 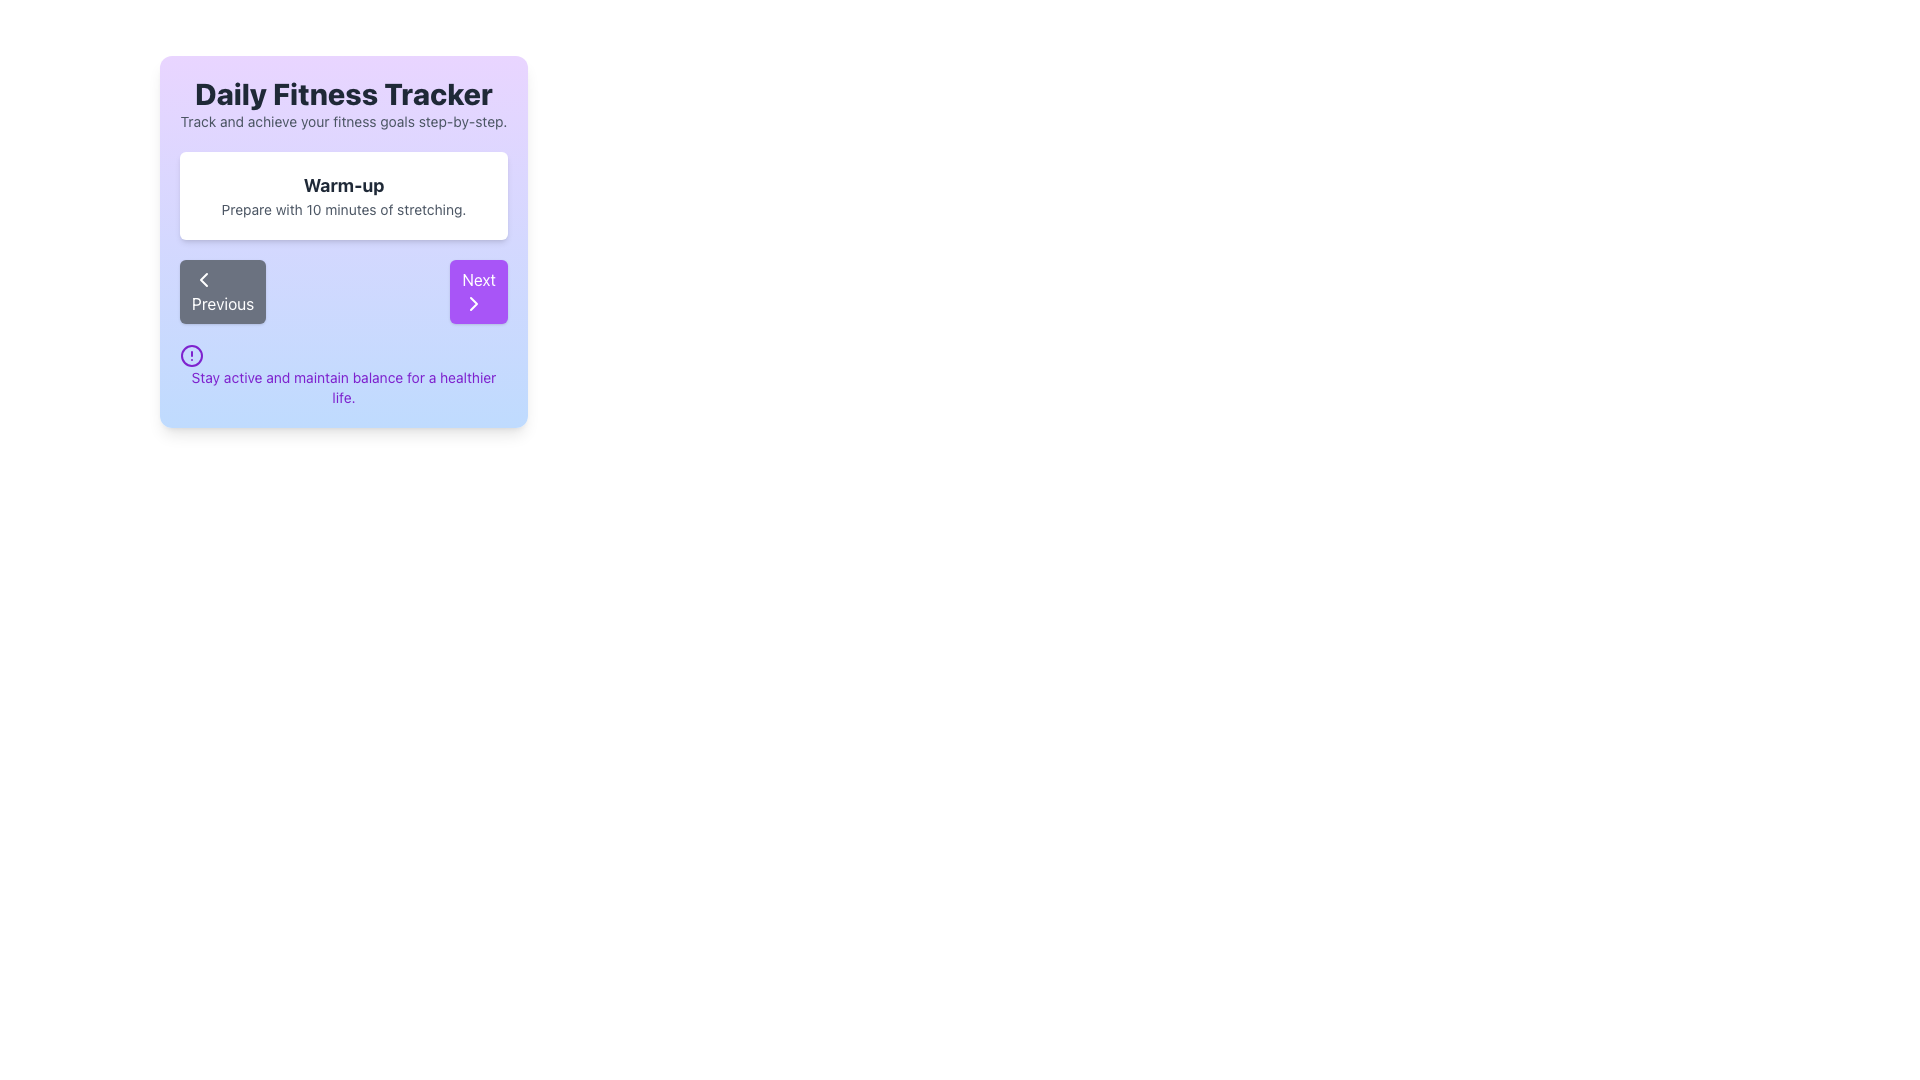 I want to click on the Informational Section containing the text 'Warm-up' and 'Prepare with 10 minutes of stretching.', so click(x=344, y=237).